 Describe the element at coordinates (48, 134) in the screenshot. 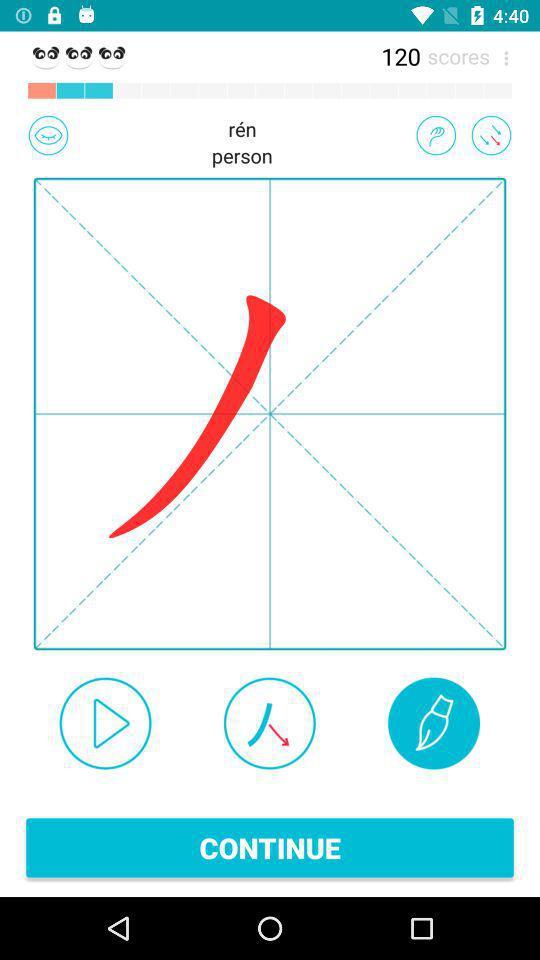

I see `the icon to the left of person icon` at that location.